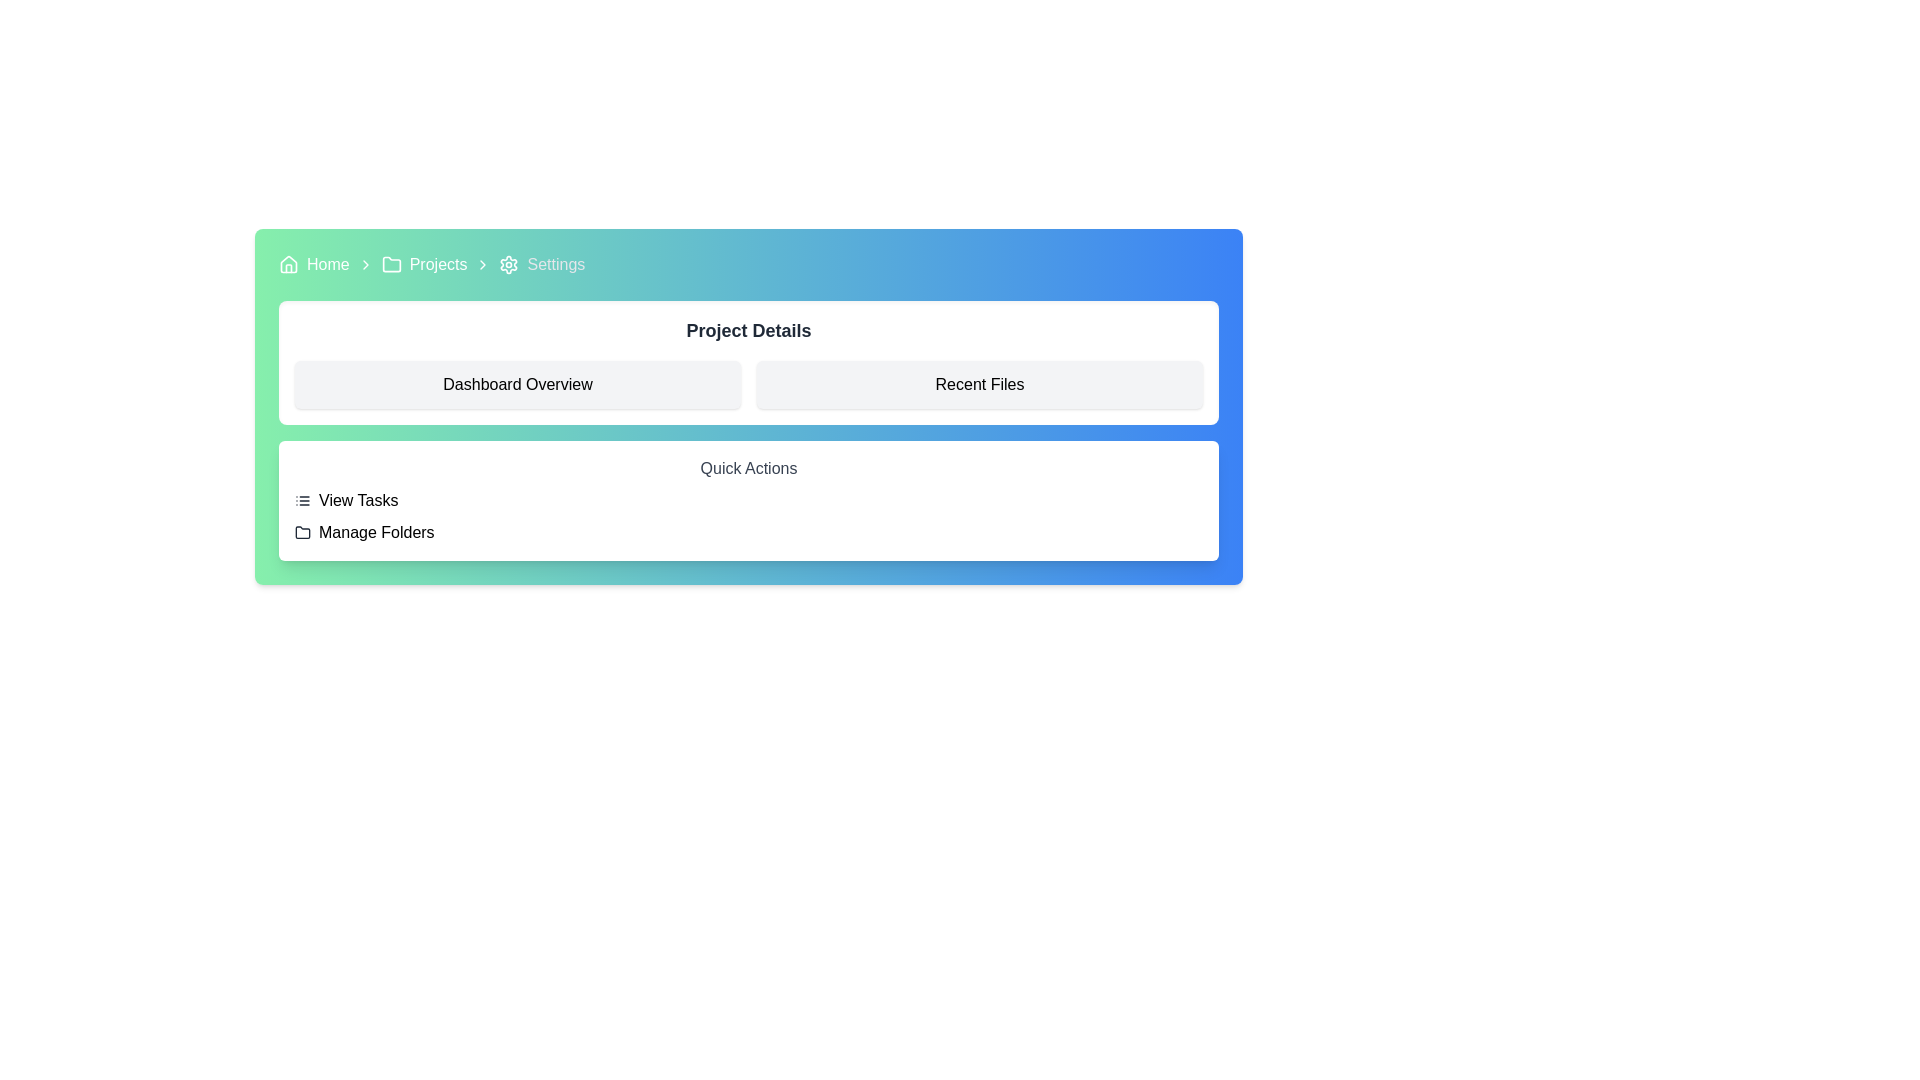 Image resolution: width=1920 pixels, height=1080 pixels. What do you see at coordinates (483, 264) in the screenshot?
I see `the chevron icon located in the navigation bar, positioned right after the 'Projects' text and before the 'Settings' icon` at bounding box center [483, 264].